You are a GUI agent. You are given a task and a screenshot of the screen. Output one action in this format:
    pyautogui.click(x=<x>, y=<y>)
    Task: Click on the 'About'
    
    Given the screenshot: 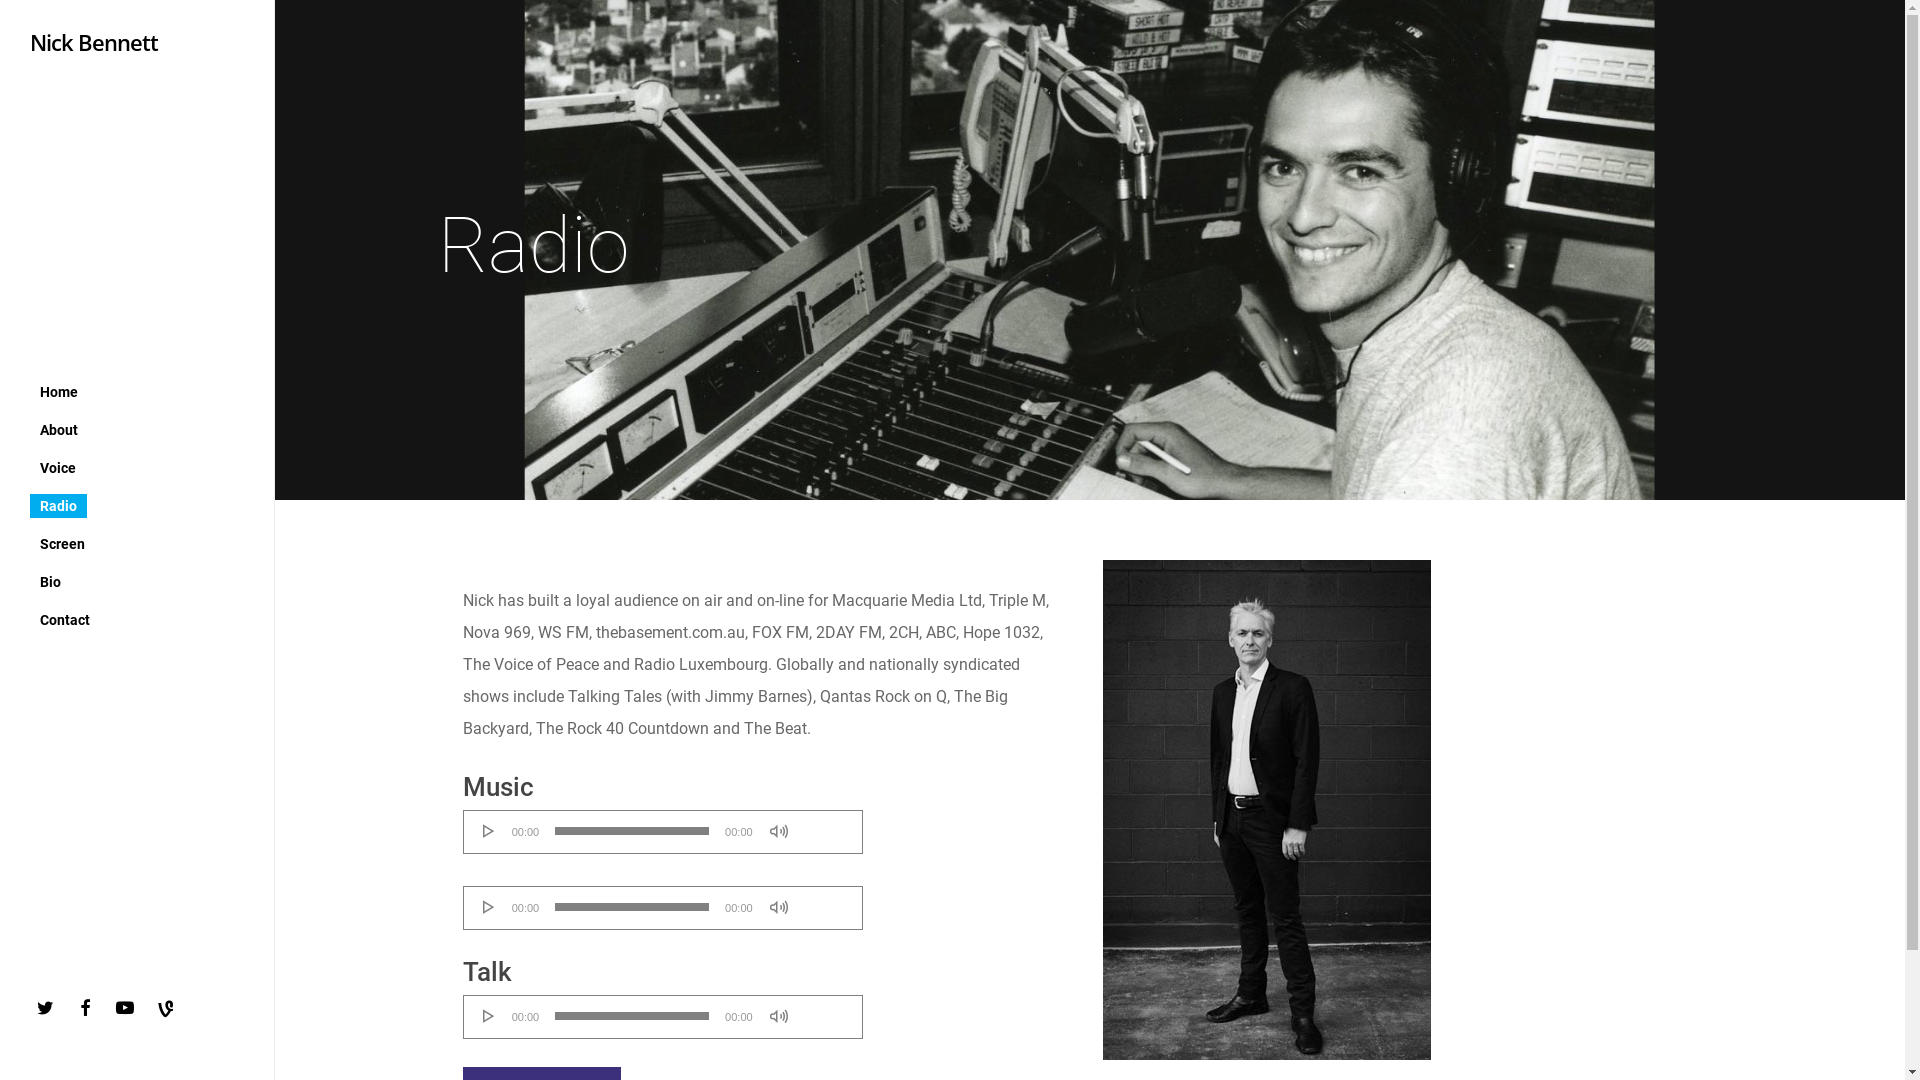 What is the action you would take?
    pyautogui.click(x=58, y=427)
    